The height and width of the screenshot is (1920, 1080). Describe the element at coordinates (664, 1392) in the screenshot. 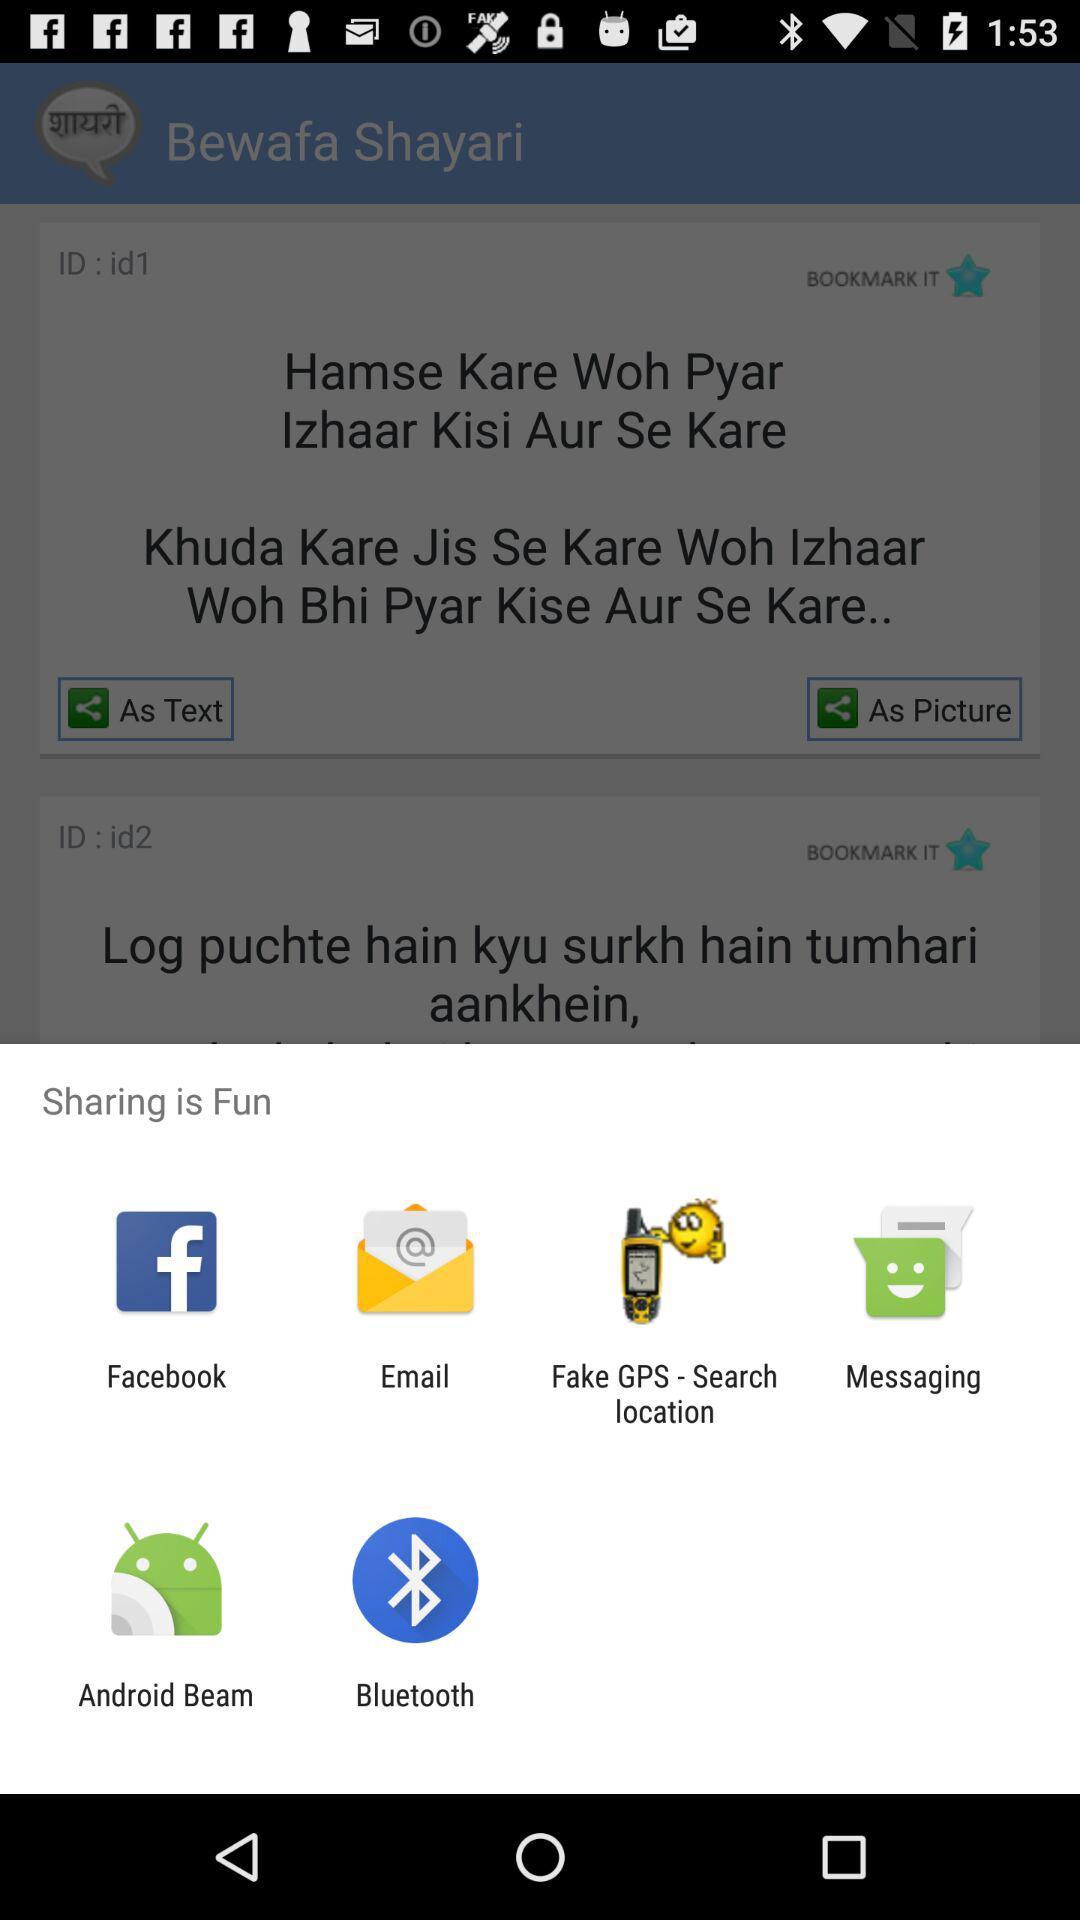

I see `fake gps search app` at that location.